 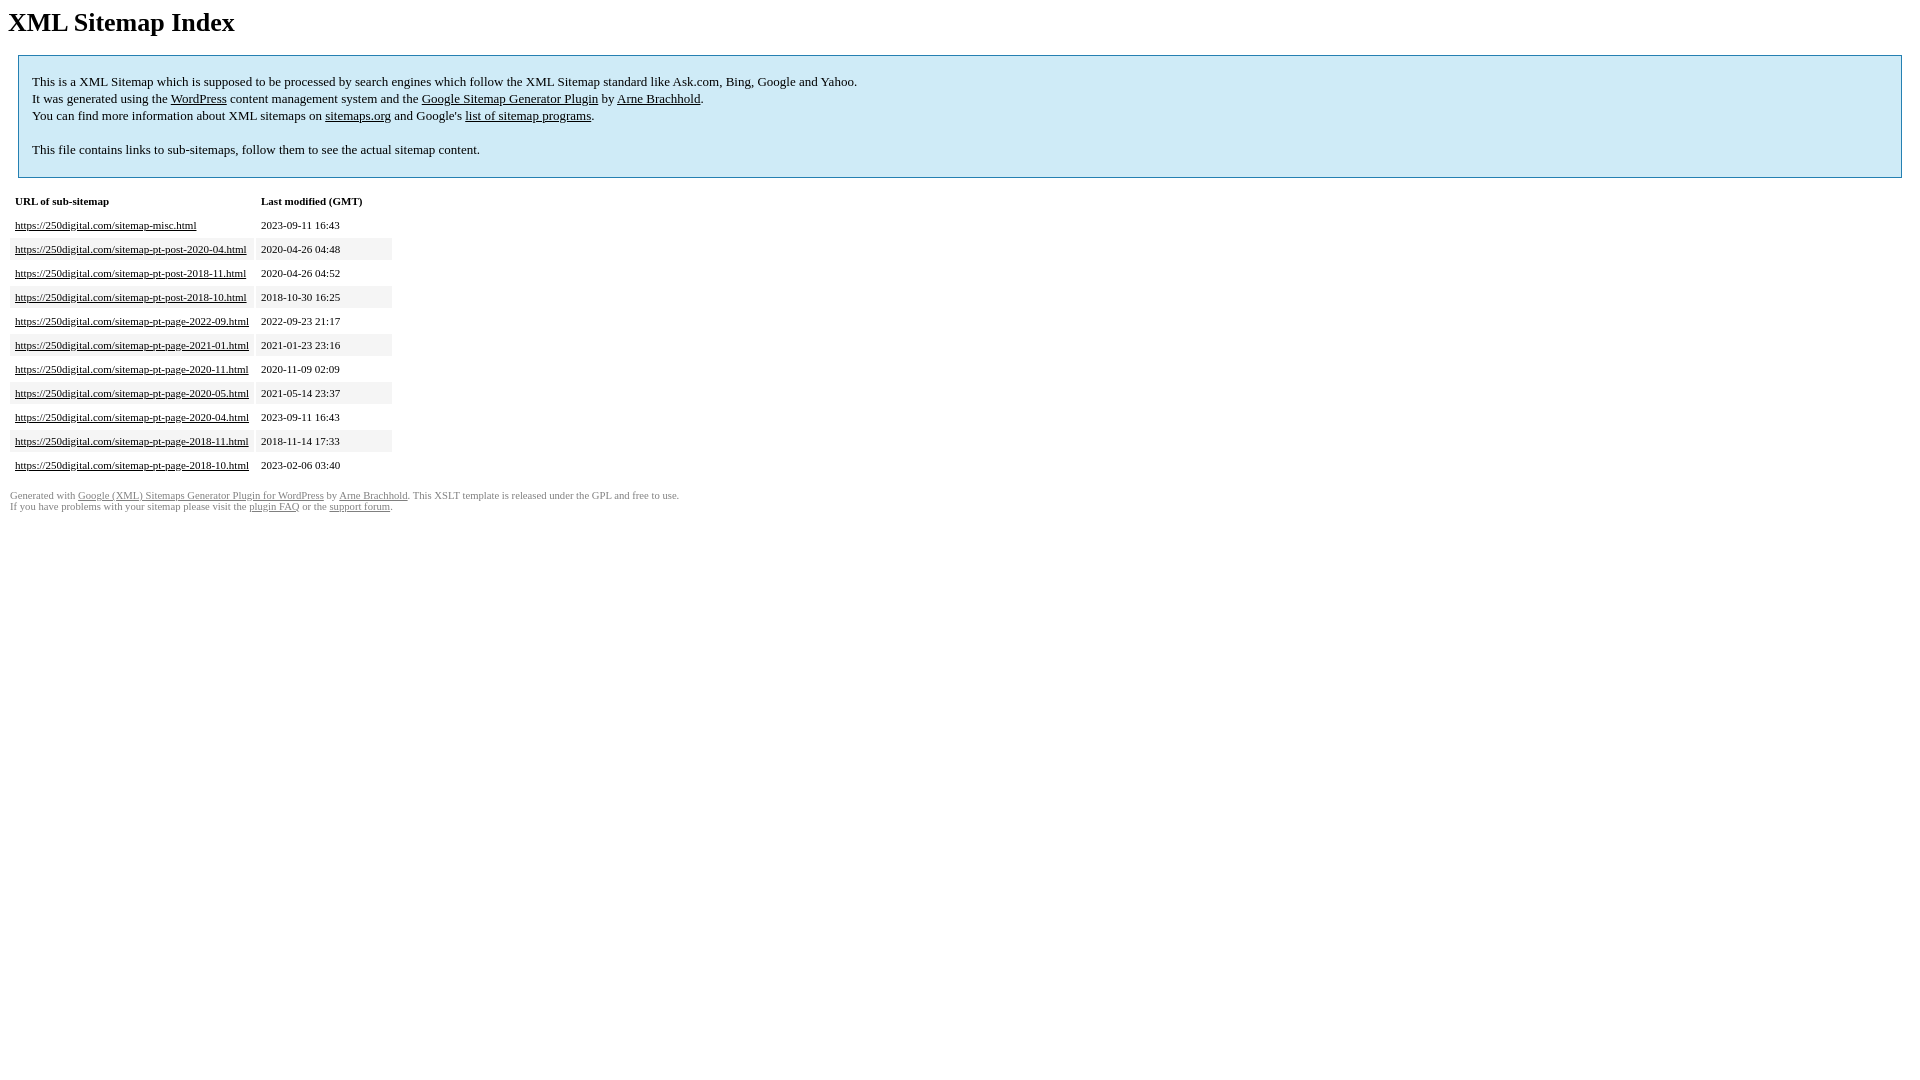 What do you see at coordinates (528, 115) in the screenshot?
I see `'list of sitemap programs'` at bounding box center [528, 115].